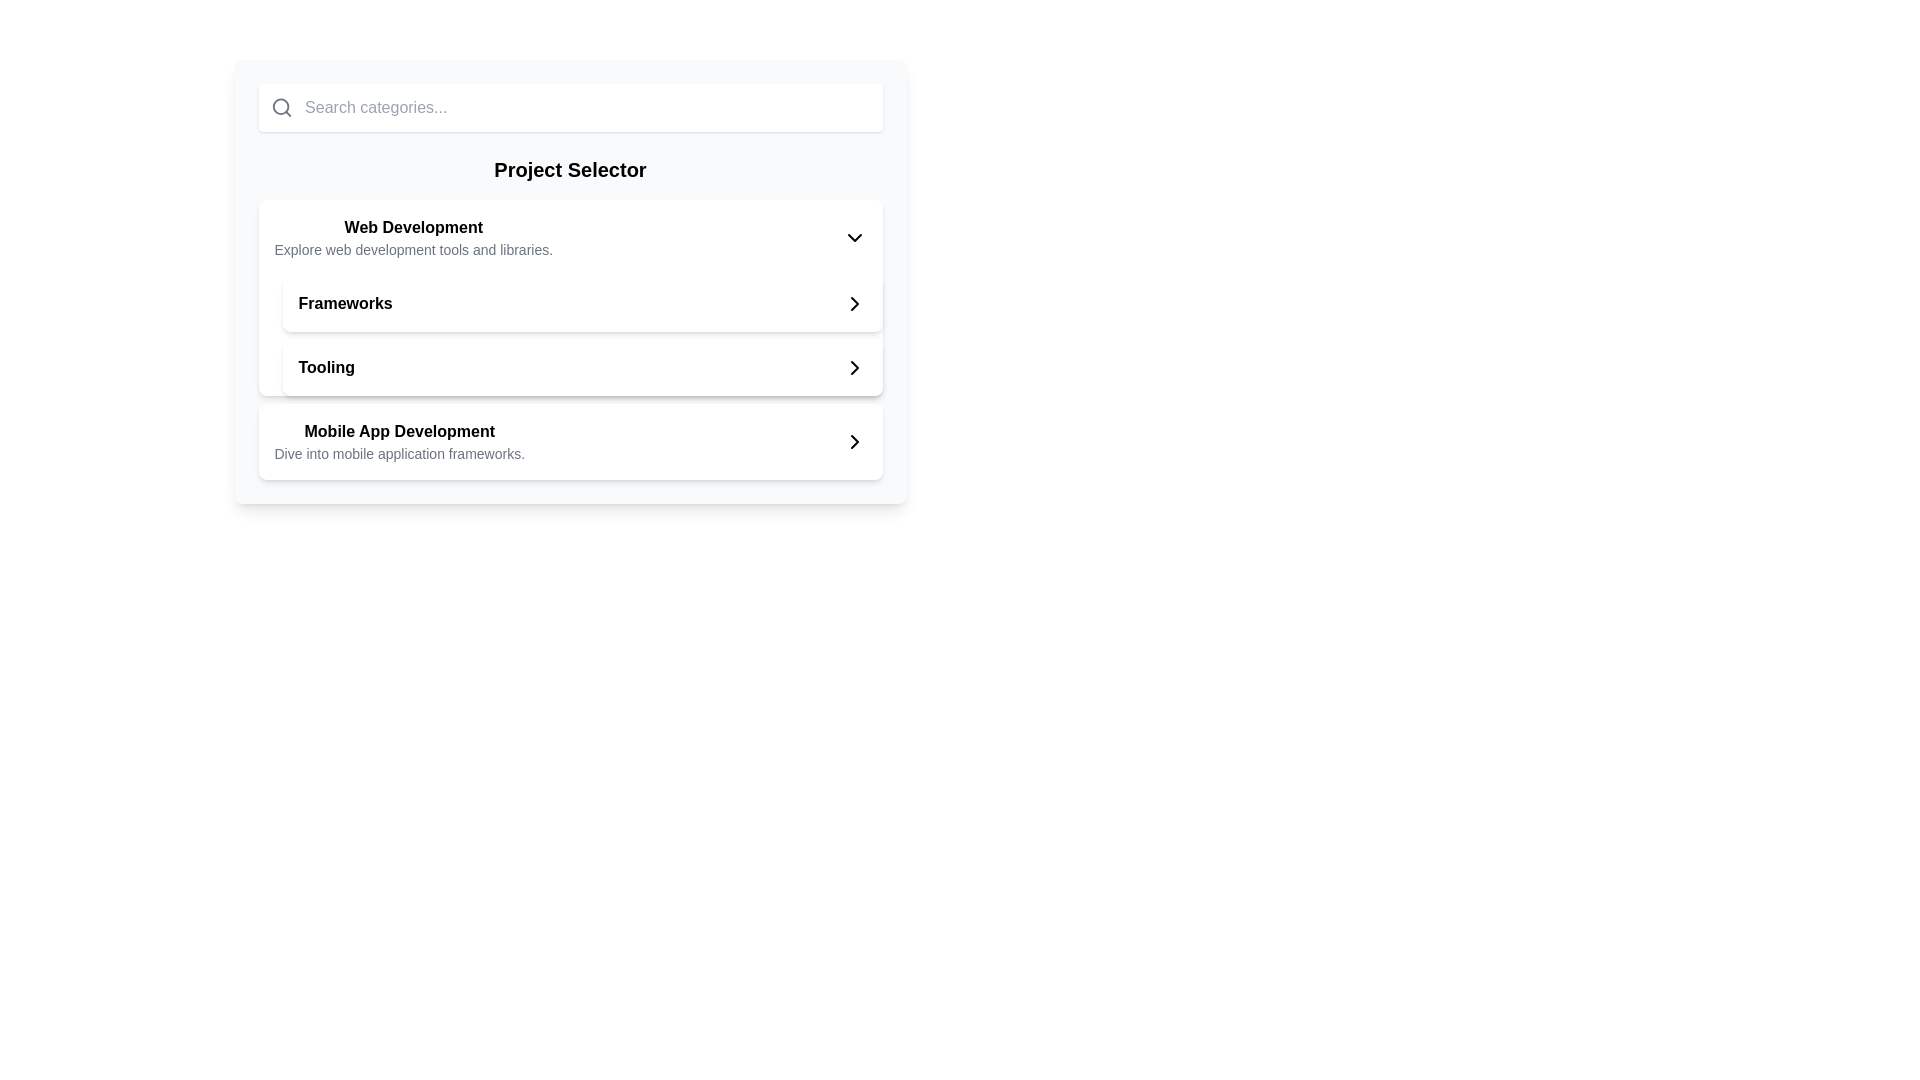 The image size is (1920, 1080). What do you see at coordinates (399, 454) in the screenshot?
I see `the non-interactive text label providing additional information about the 'Mobile App Development' category, located below the title` at bounding box center [399, 454].